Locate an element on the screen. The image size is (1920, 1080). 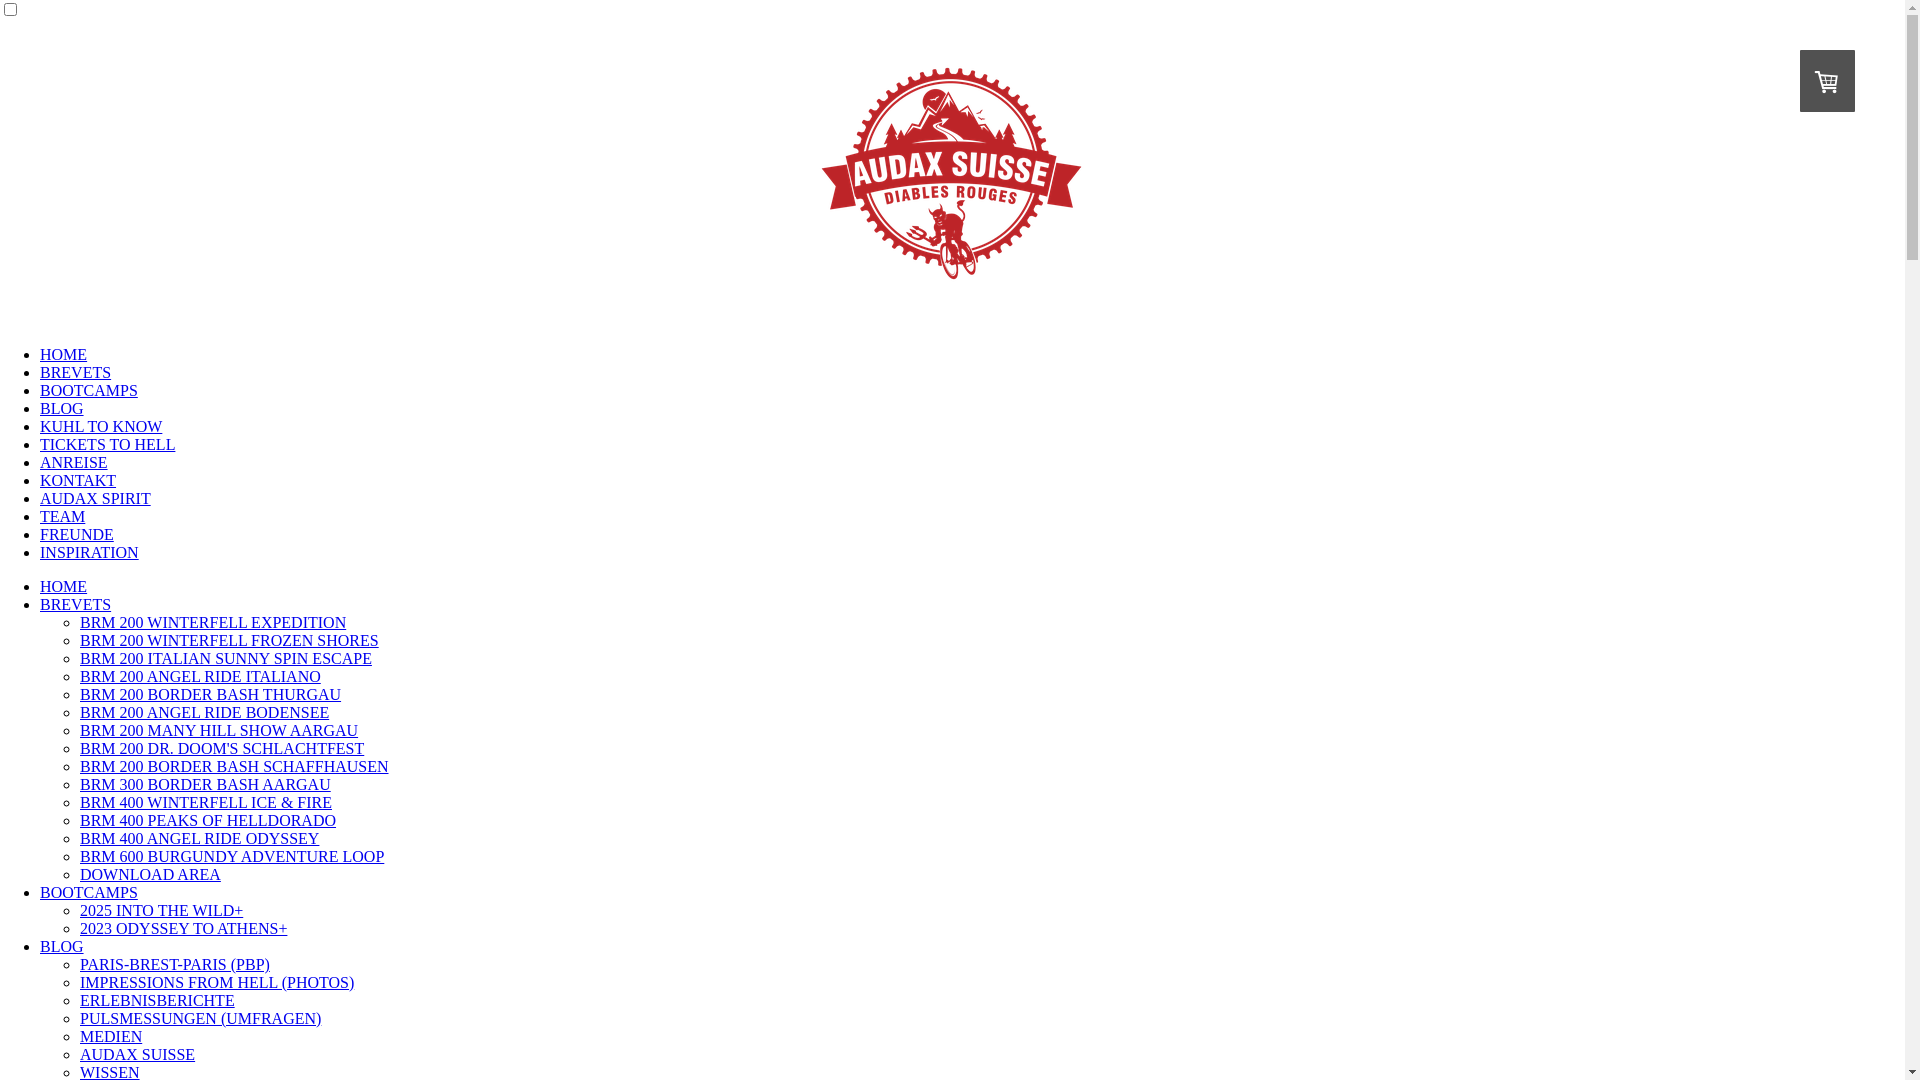
'BRM 200 ANGEL RIDE ITALIANO' is located at coordinates (200, 675).